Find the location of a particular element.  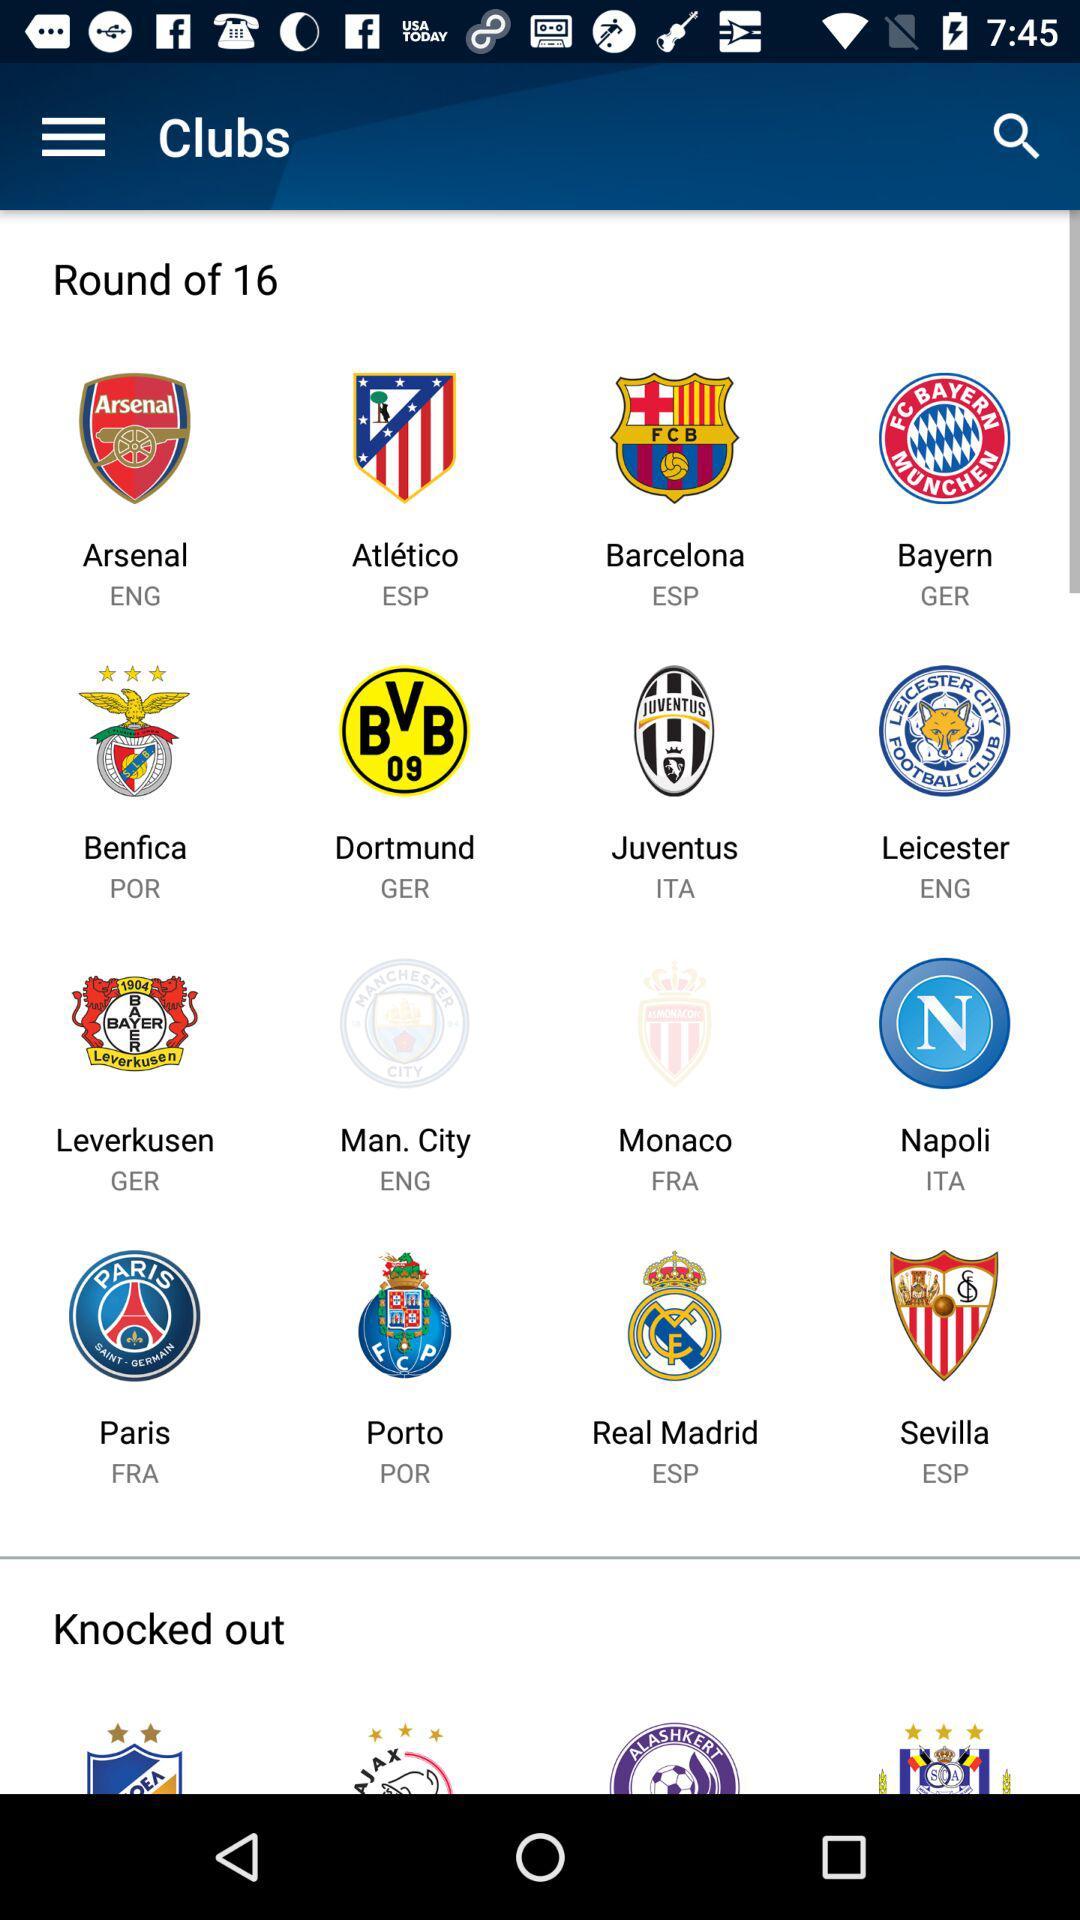

icon next to clubs icon is located at coordinates (72, 135).